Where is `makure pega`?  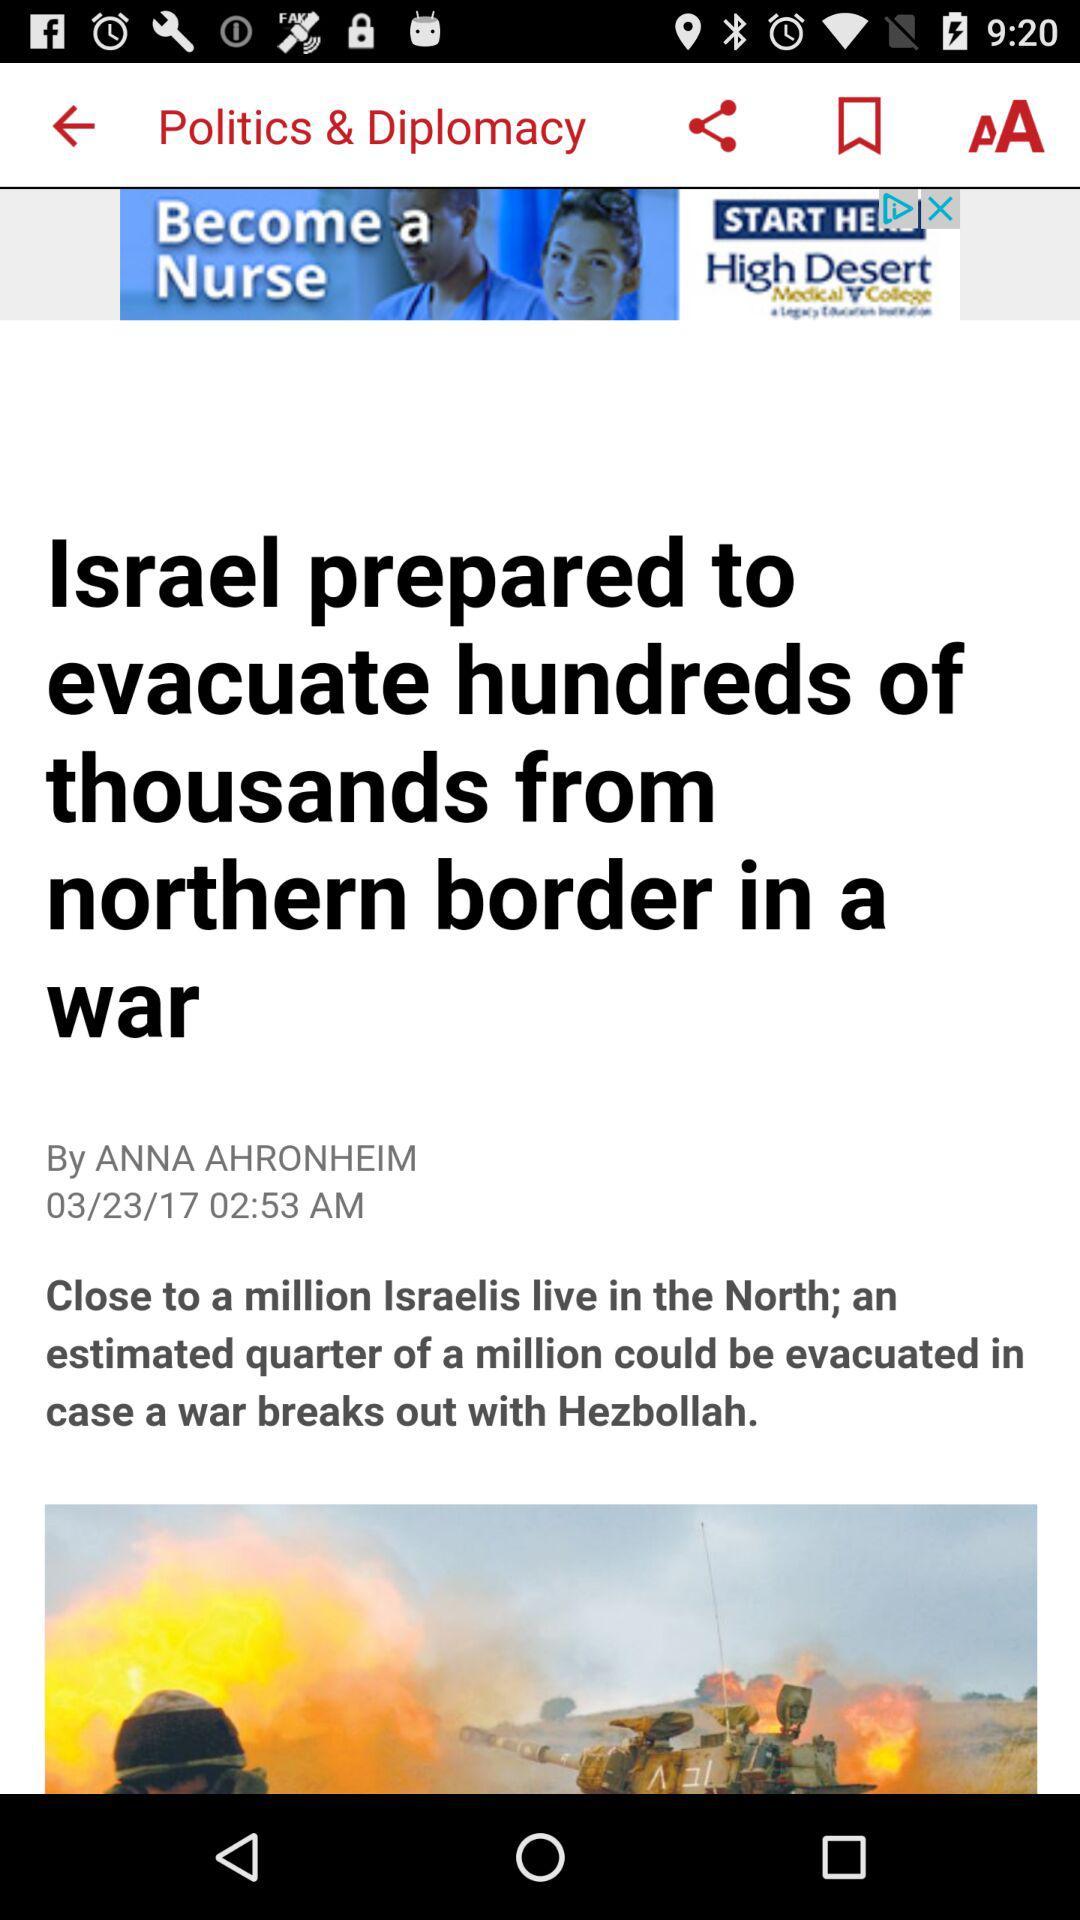
makure pega is located at coordinates (72, 124).